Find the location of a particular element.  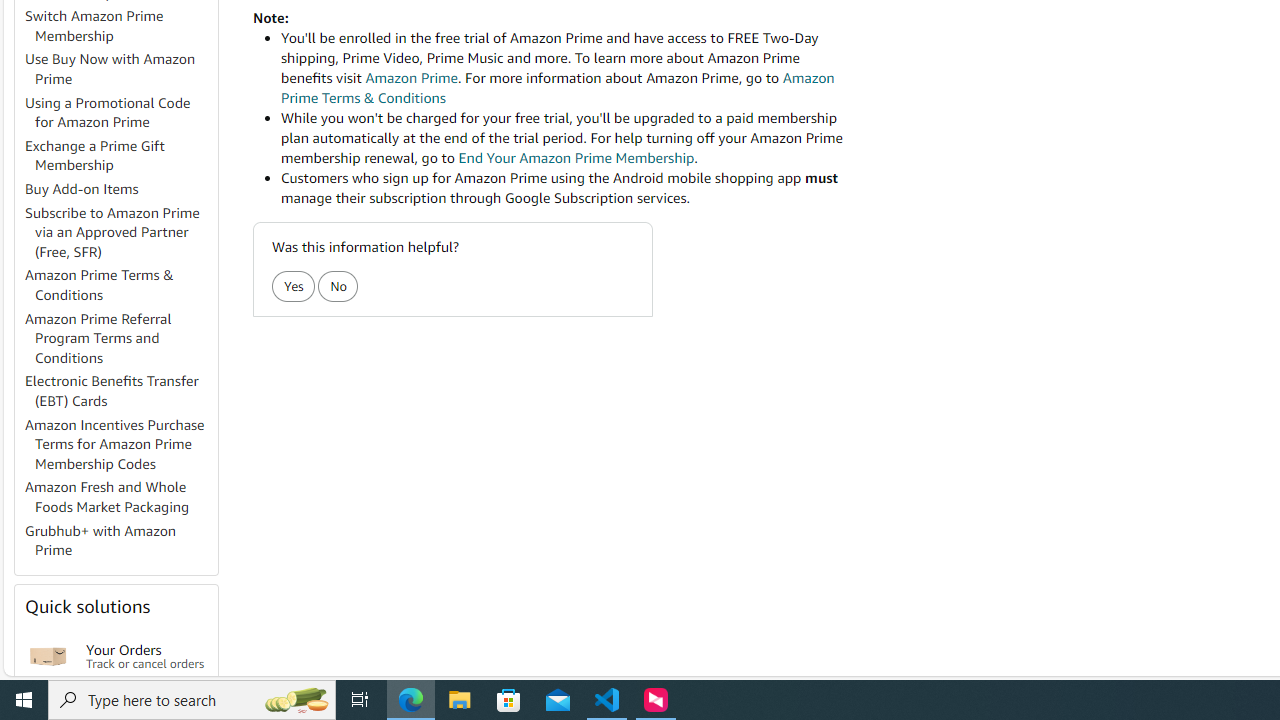

'Amazon Fresh and Whole Foods Market Packaging' is located at coordinates (119, 496).